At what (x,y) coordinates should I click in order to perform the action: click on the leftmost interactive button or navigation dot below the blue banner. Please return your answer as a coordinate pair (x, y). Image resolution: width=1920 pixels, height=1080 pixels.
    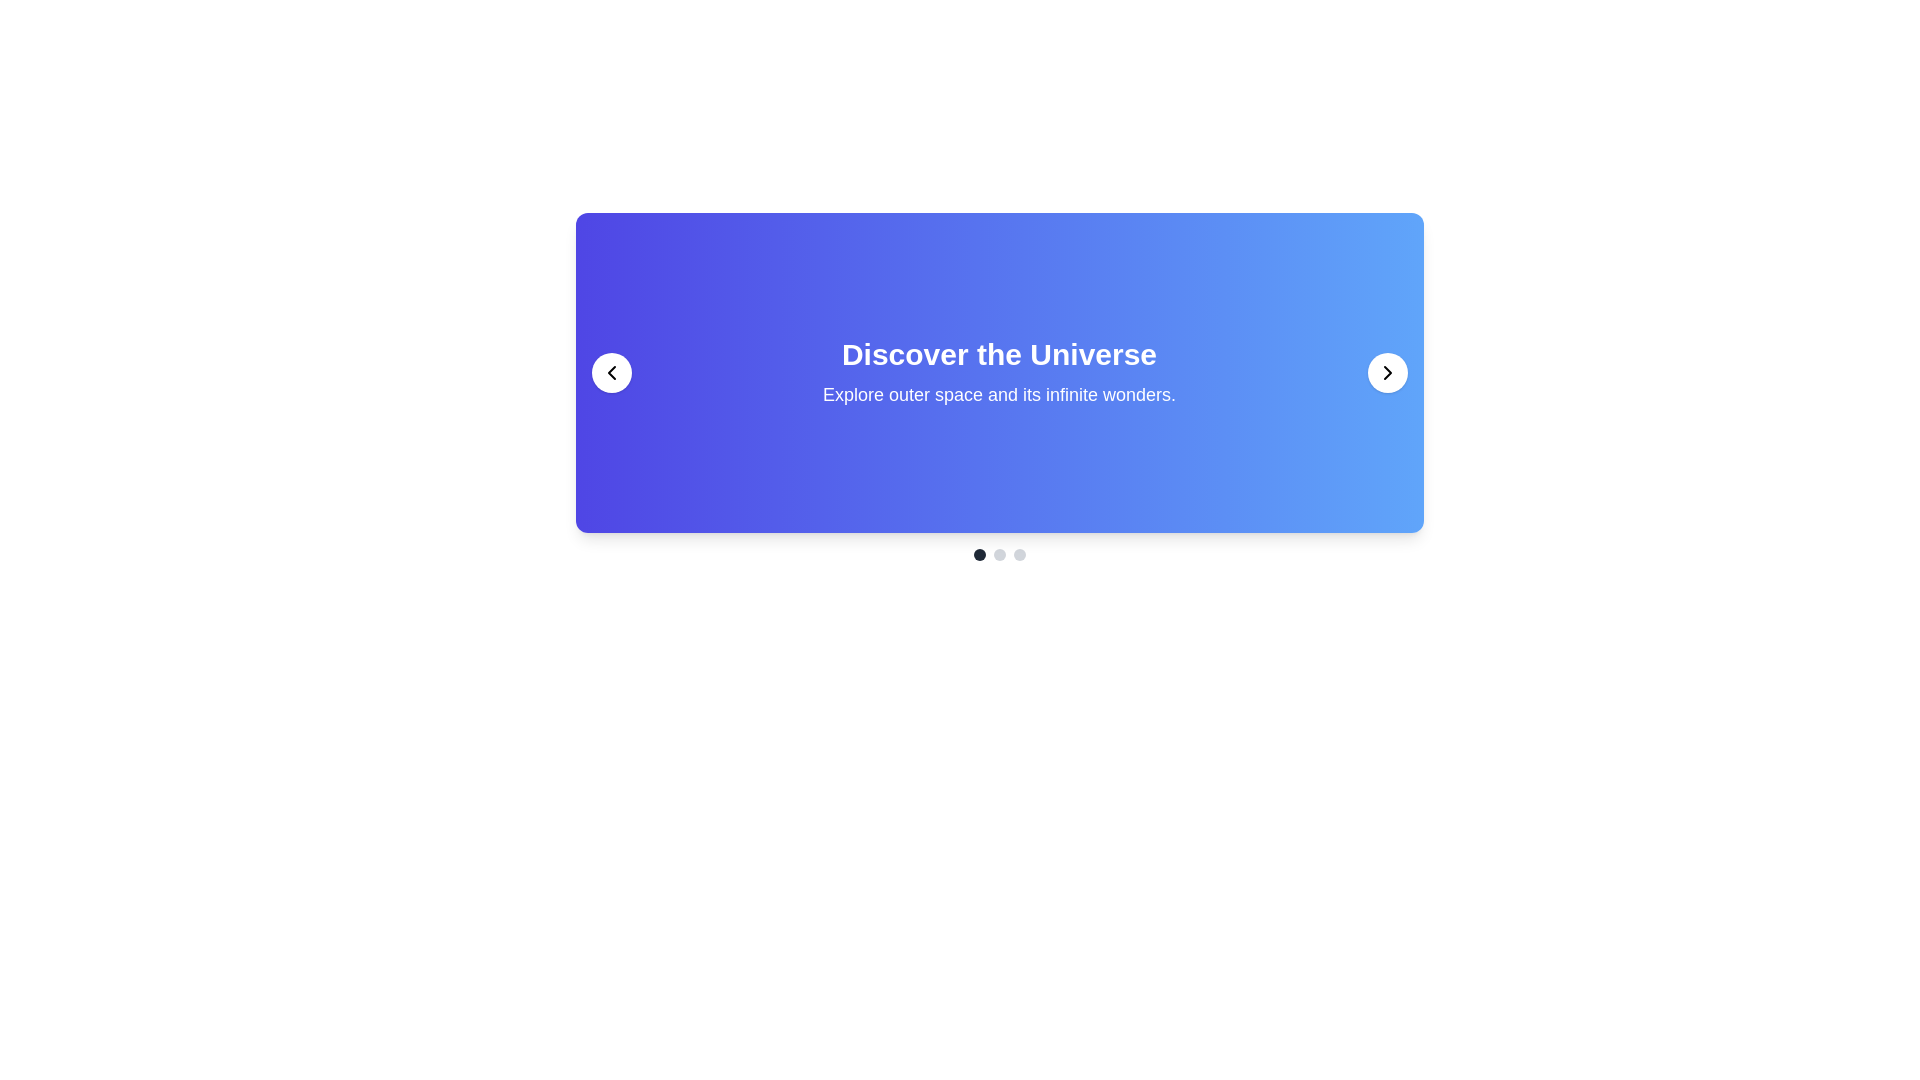
    Looking at the image, I should click on (979, 555).